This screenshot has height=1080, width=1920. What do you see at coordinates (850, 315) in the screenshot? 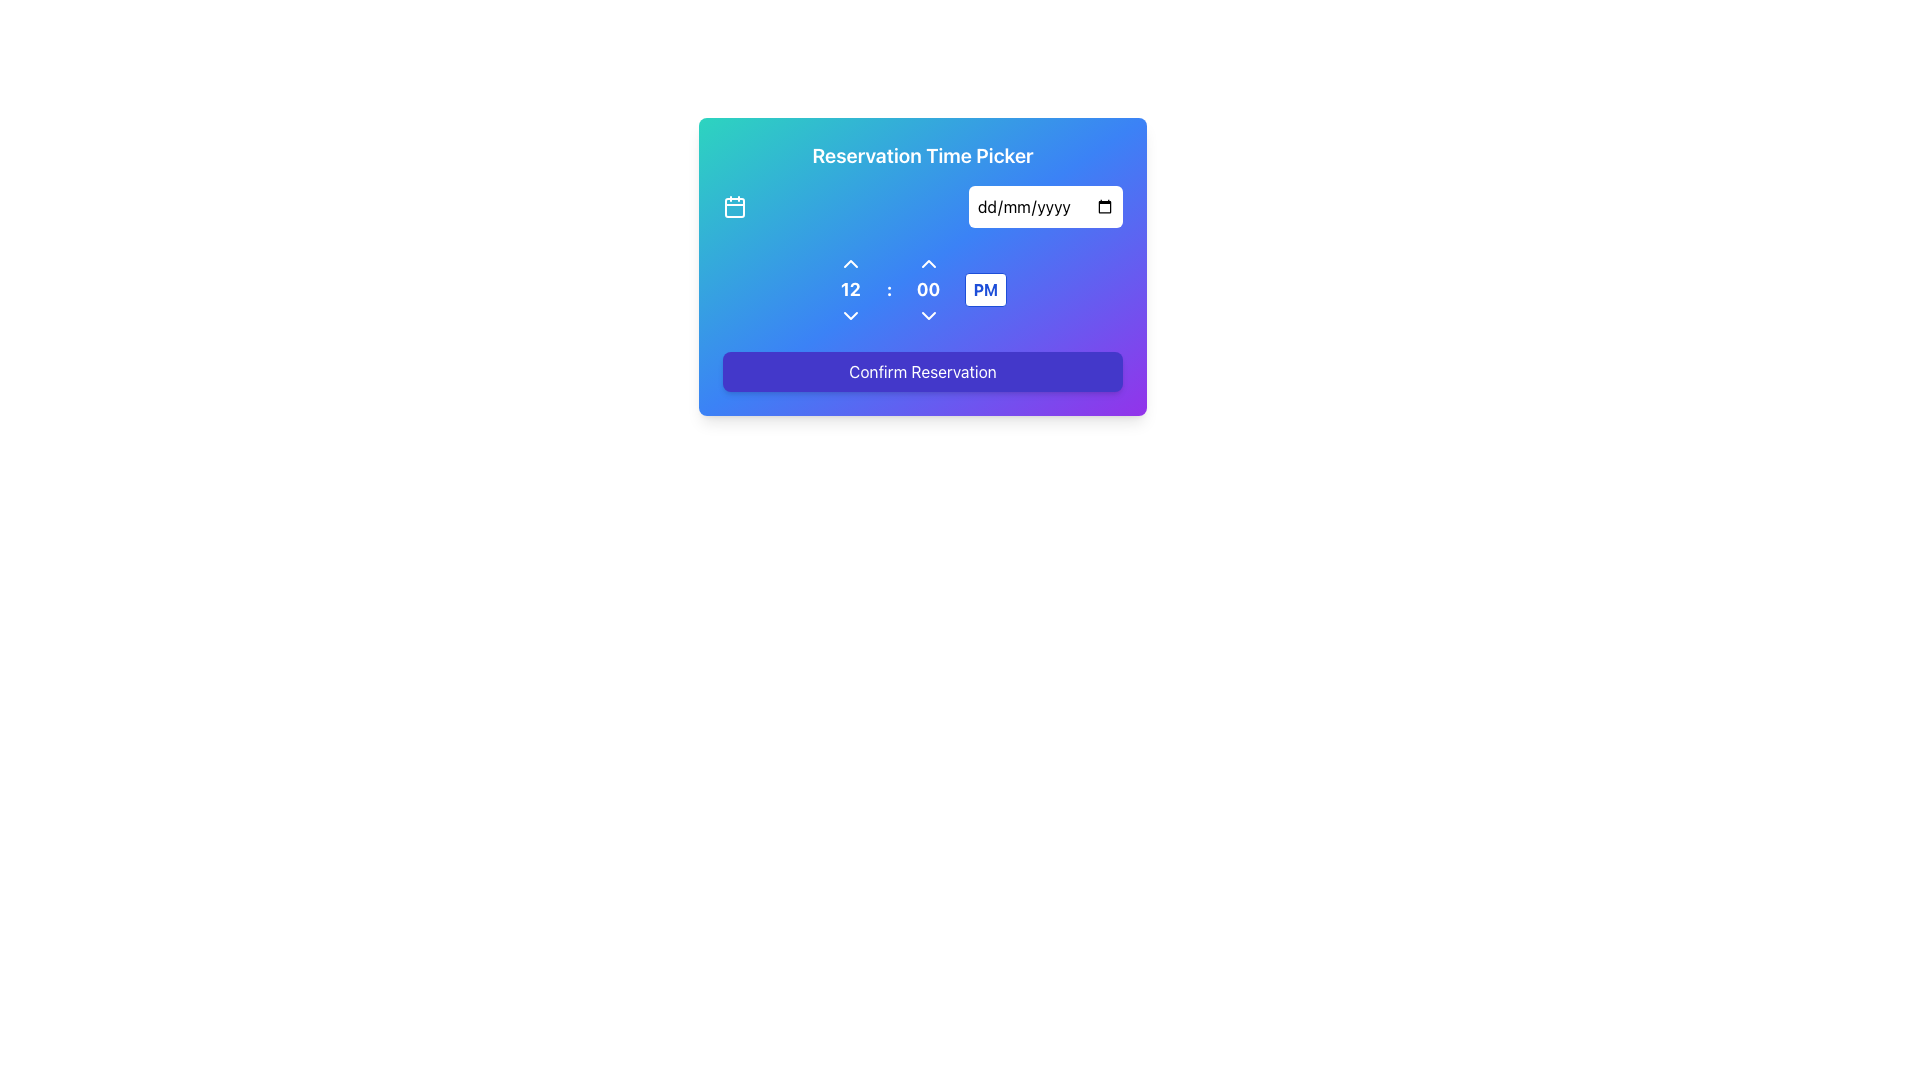
I see `the button located below the digit '12' in the time selection interface to decrease the hour value` at bounding box center [850, 315].